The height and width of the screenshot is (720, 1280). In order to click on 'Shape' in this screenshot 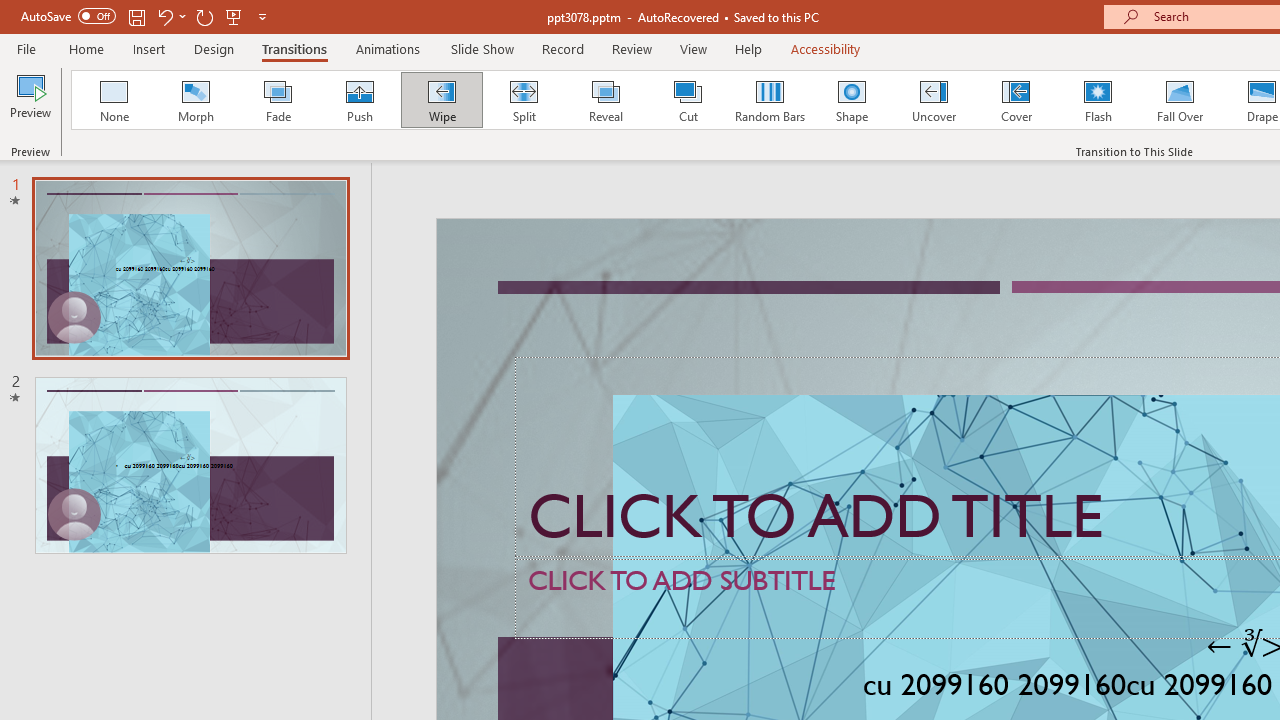, I will do `click(852, 100)`.